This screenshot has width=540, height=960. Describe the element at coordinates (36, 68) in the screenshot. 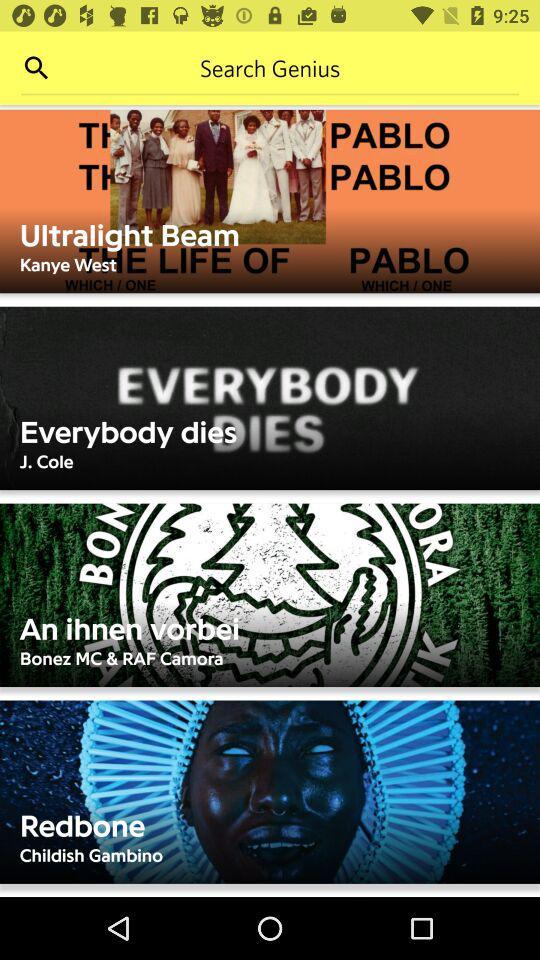

I see `the icon at the top left corner` at that location.